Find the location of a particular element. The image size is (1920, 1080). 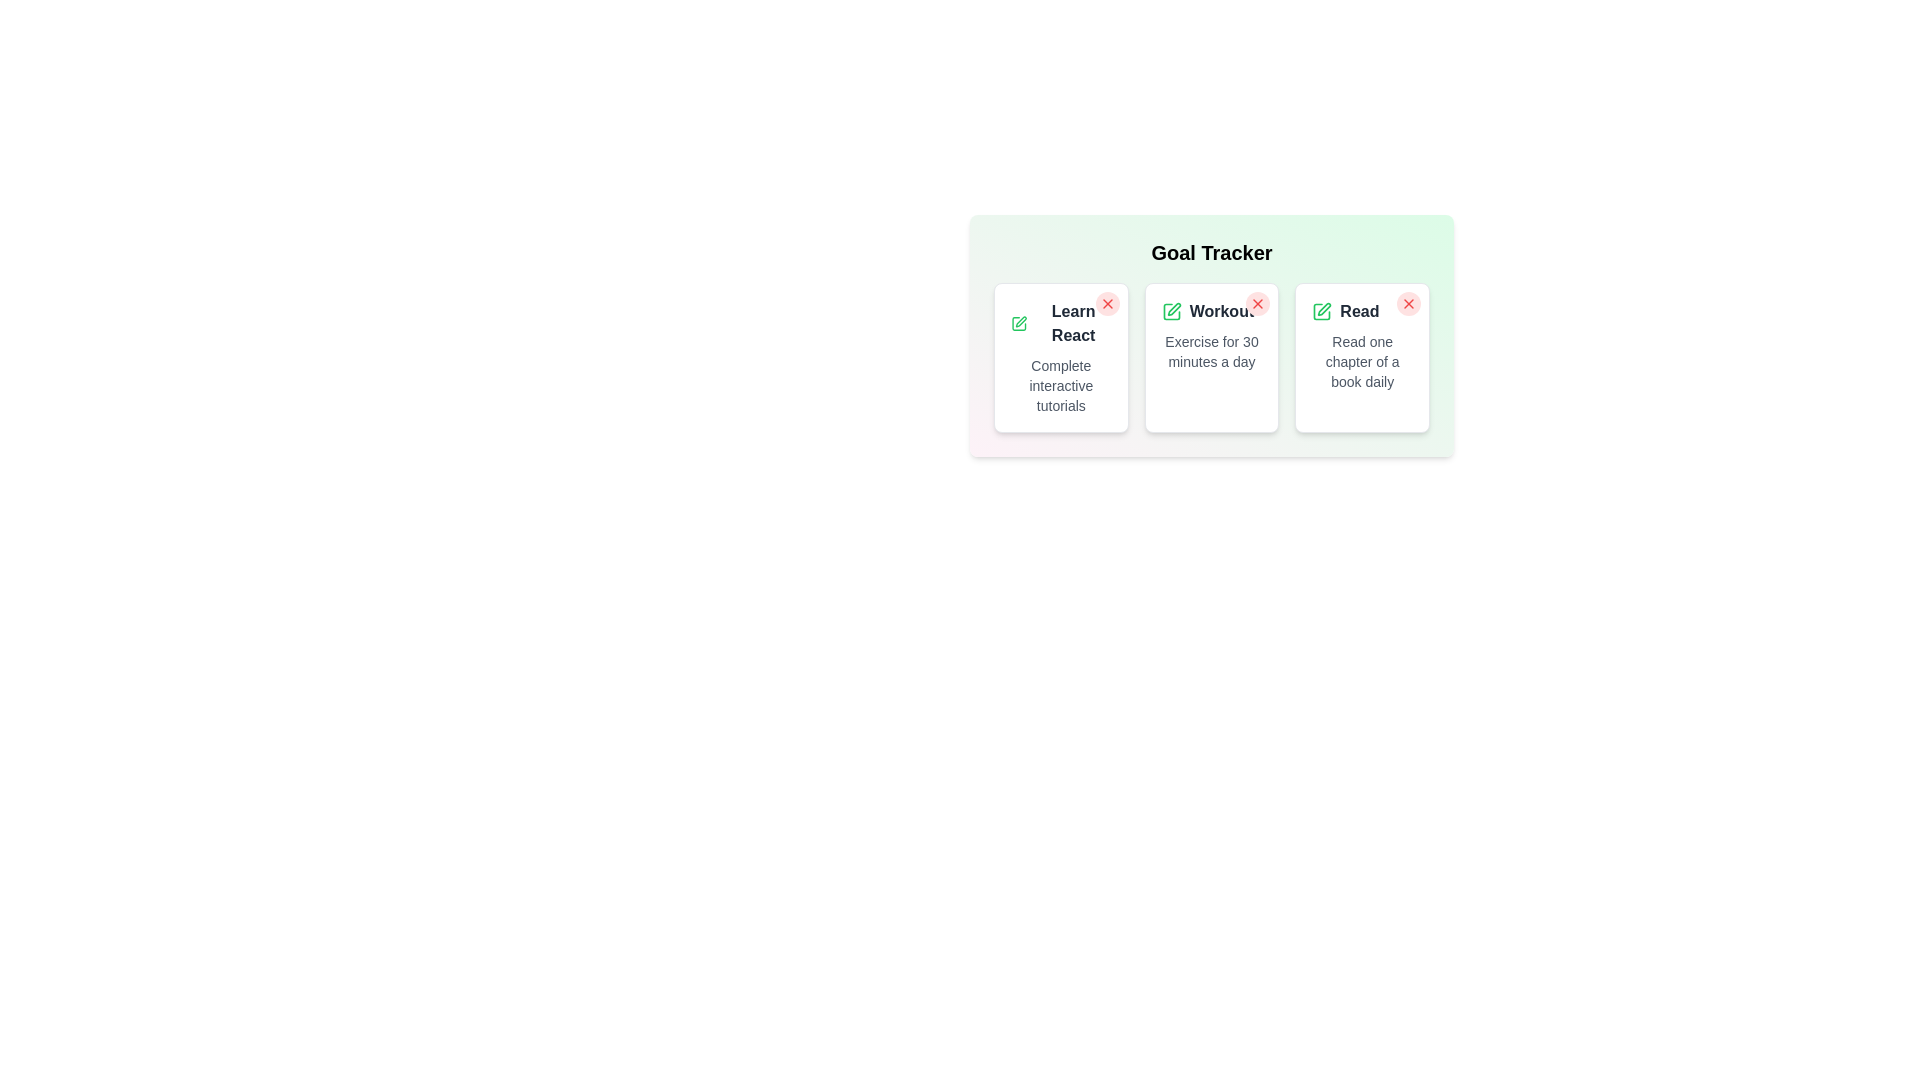

the edit icon for the goal titled 'Workout' is located at coordinates (1171, 312).